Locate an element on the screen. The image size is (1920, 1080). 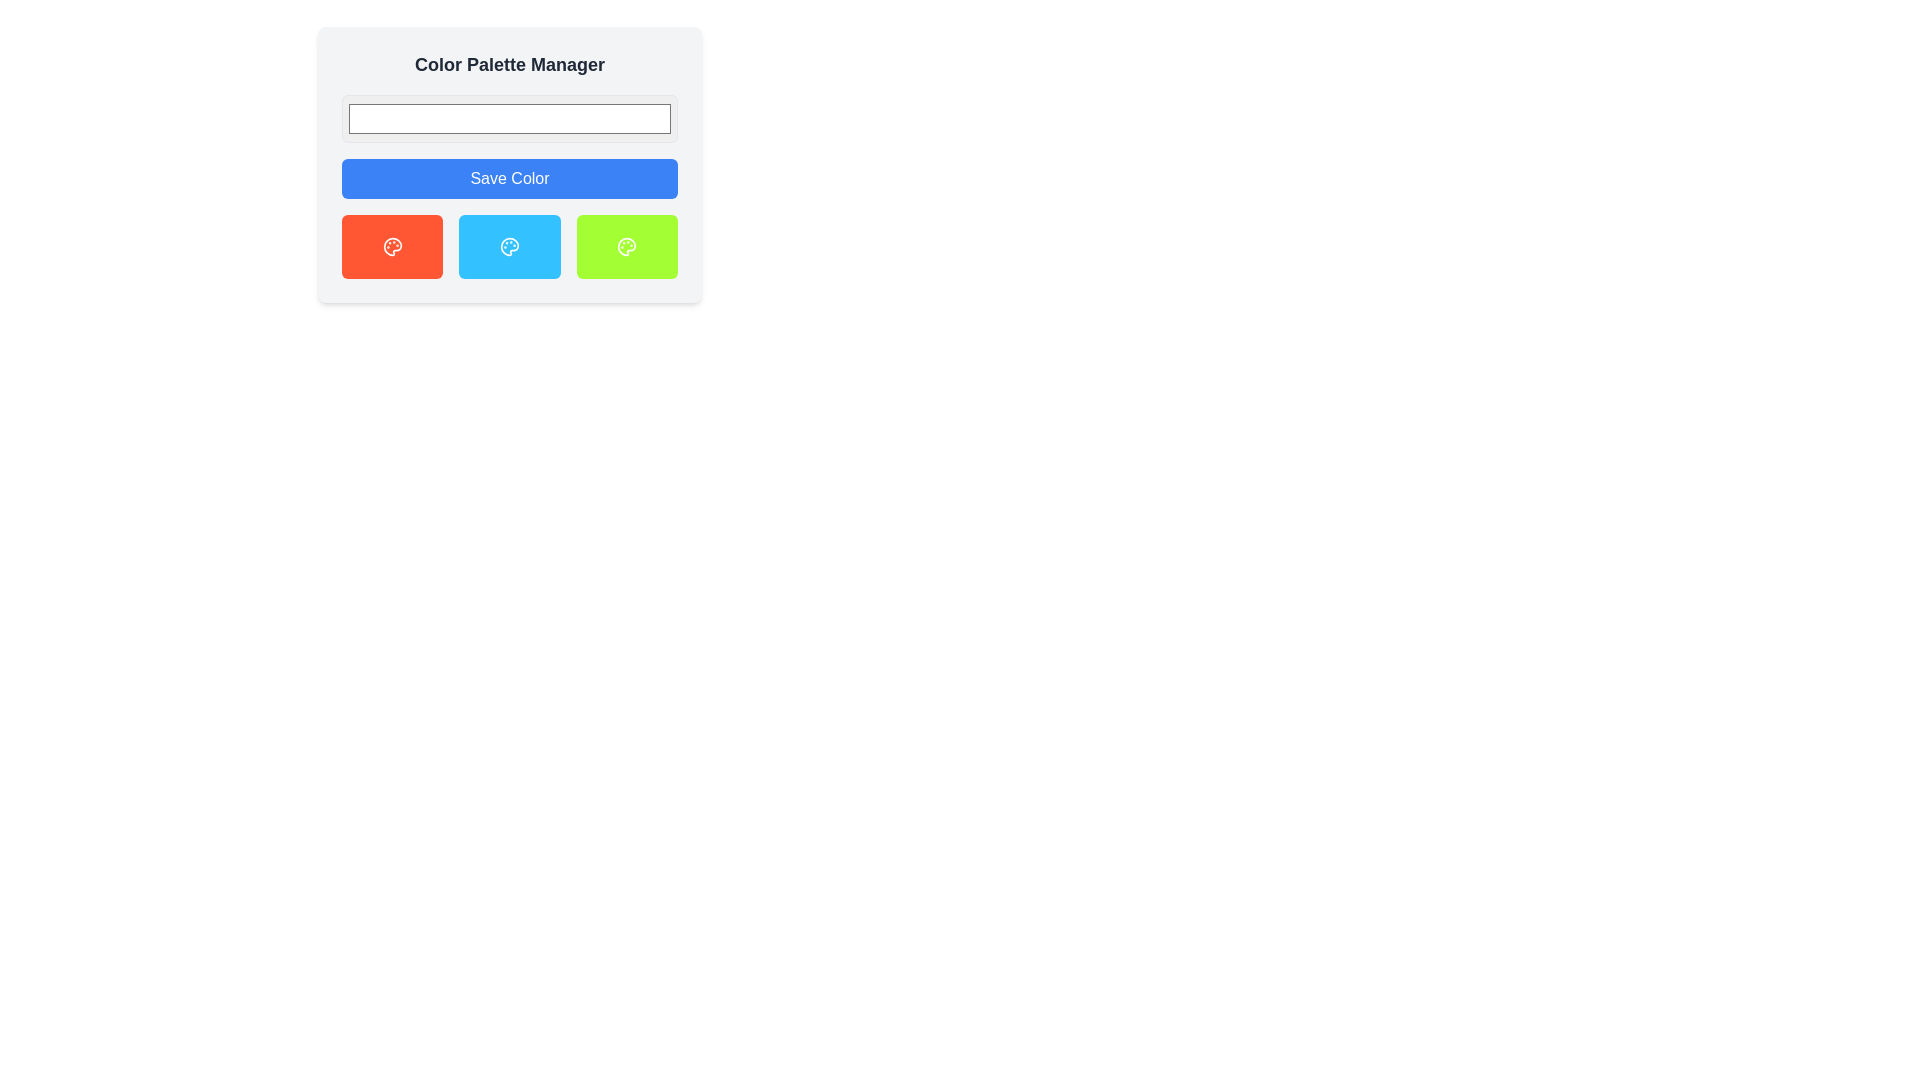
the color selection element, which is the middle rectangle in a grid of three is located at coordinates (509, 245).